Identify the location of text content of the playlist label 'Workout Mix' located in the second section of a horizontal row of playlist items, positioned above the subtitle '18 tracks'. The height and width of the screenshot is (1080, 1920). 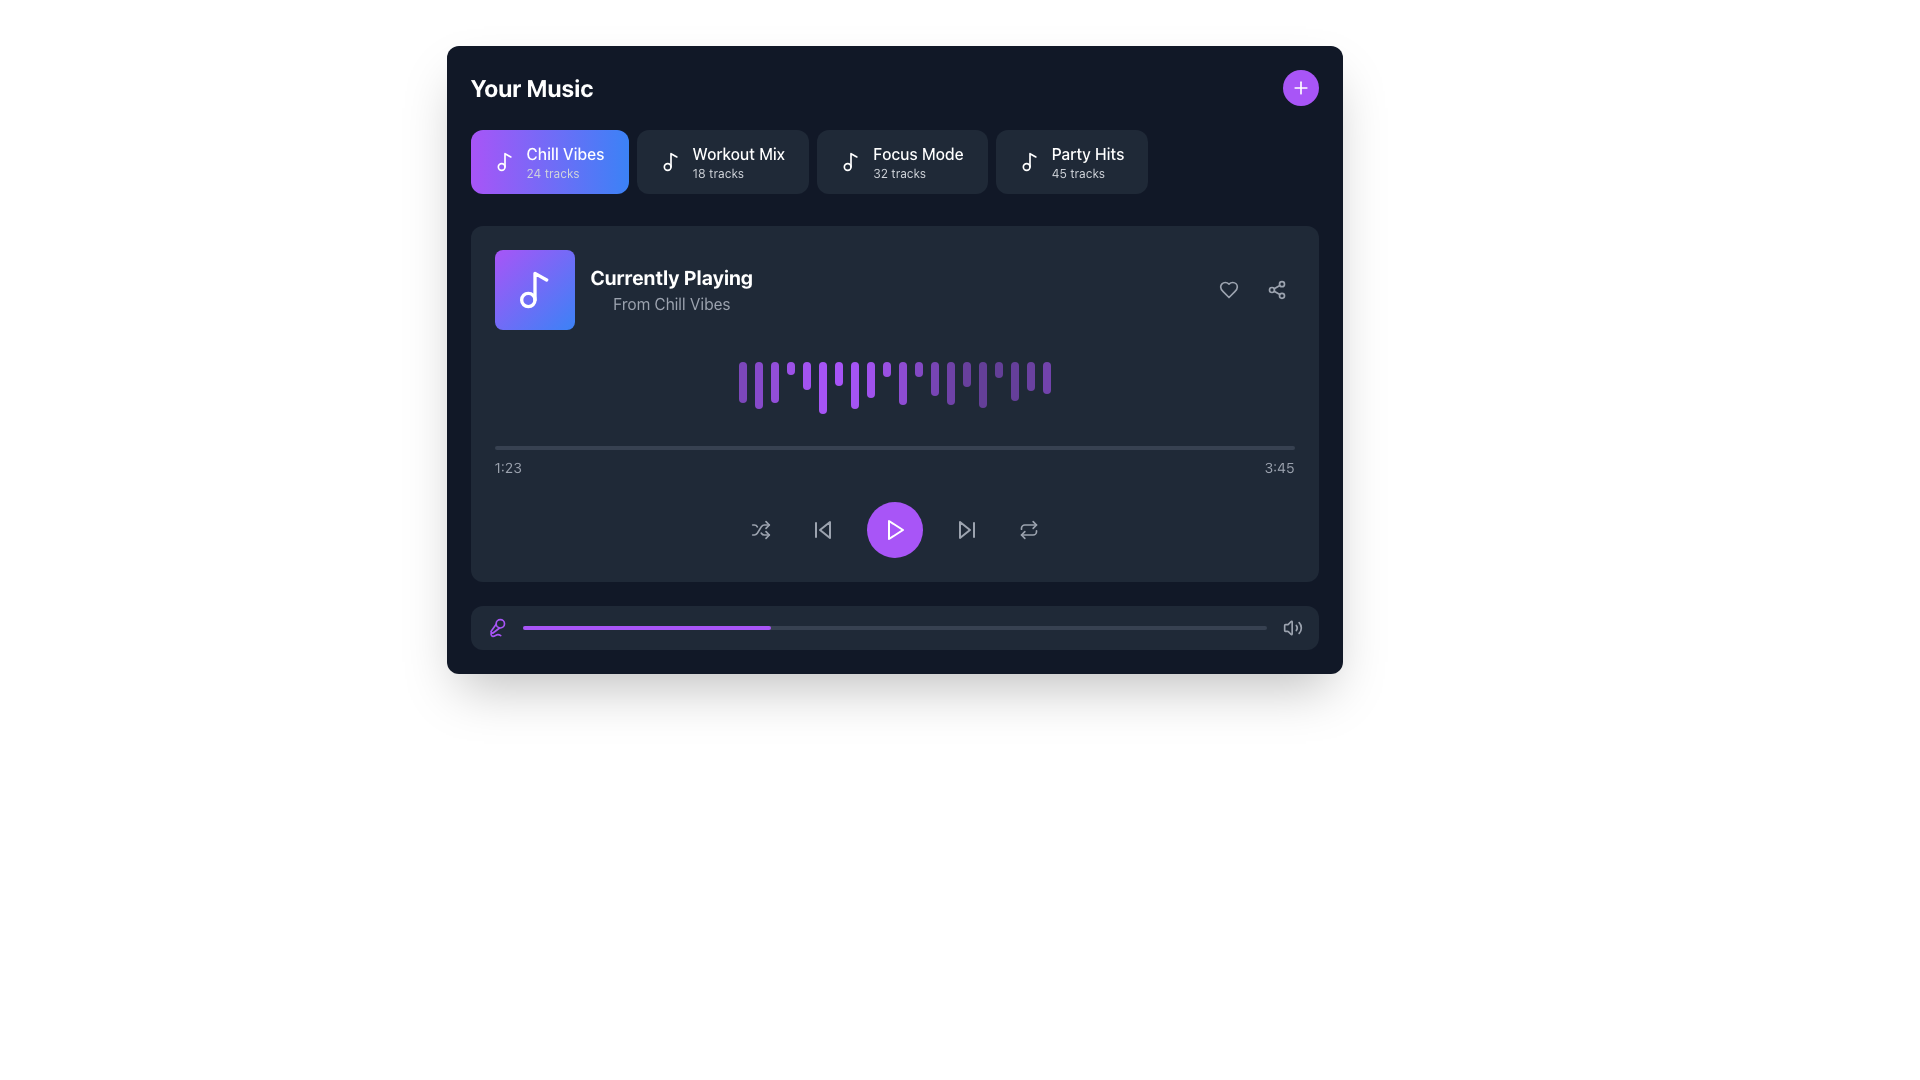
(737, 153).